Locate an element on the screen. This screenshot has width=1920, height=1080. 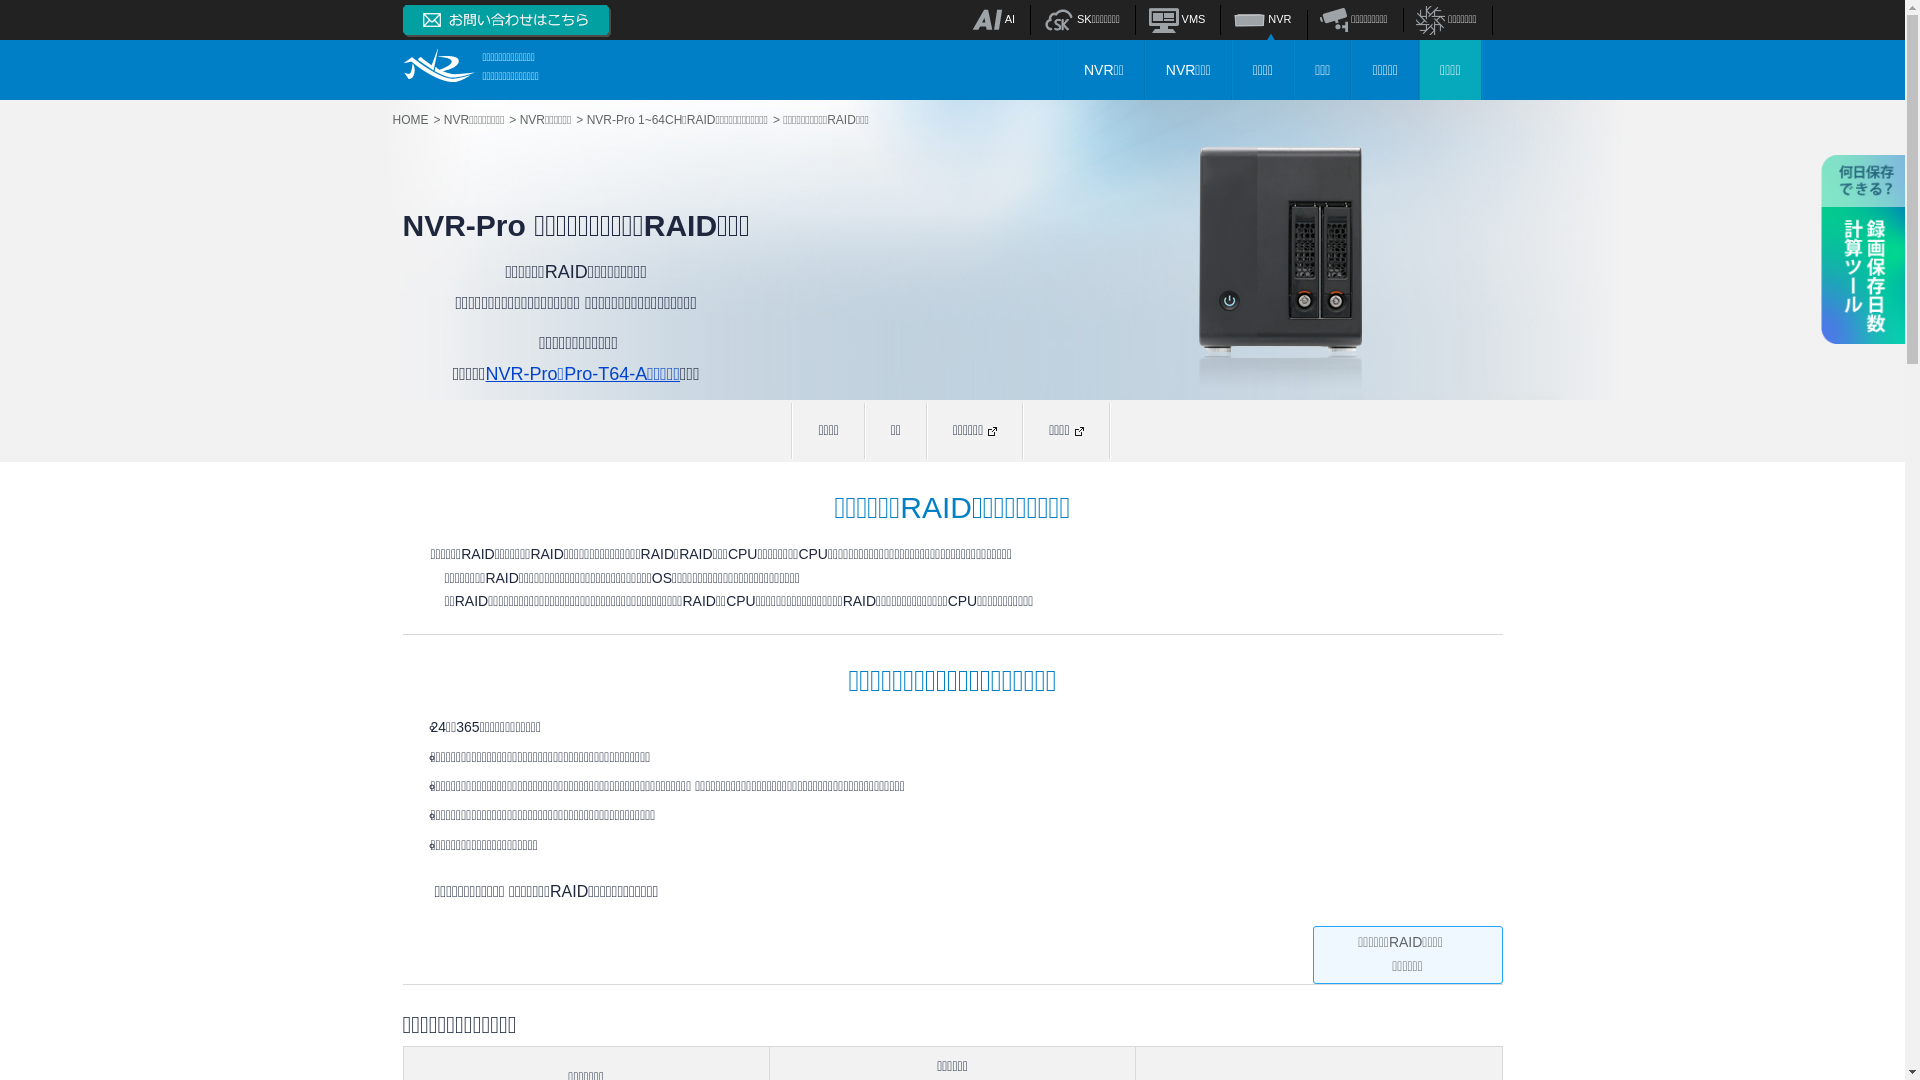
'HOME' is located at coordinates (415, 119).